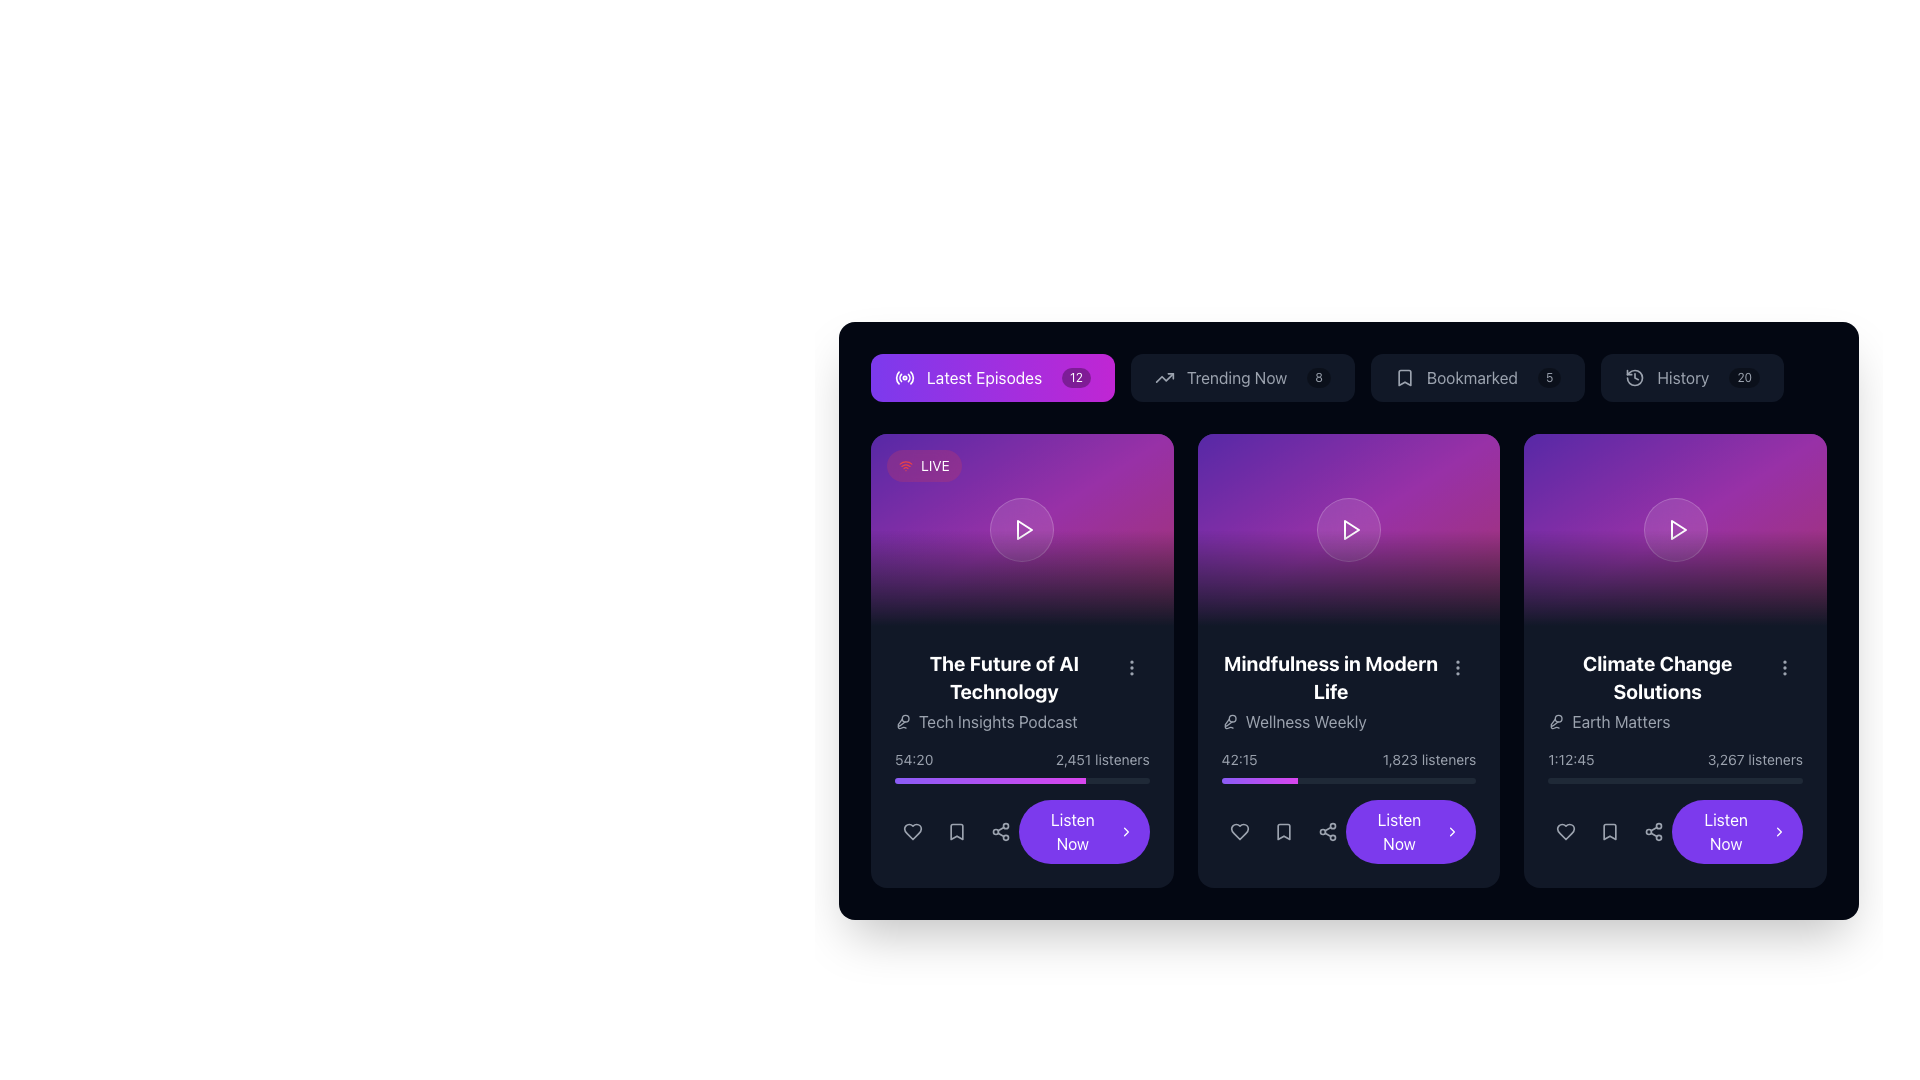 This screenshot has width=1920, height=1080. Describe the element at coordinates (984, 378) in the screenshot. I see `the 'Latest Episodes' text label in the navigation bar` at that location.